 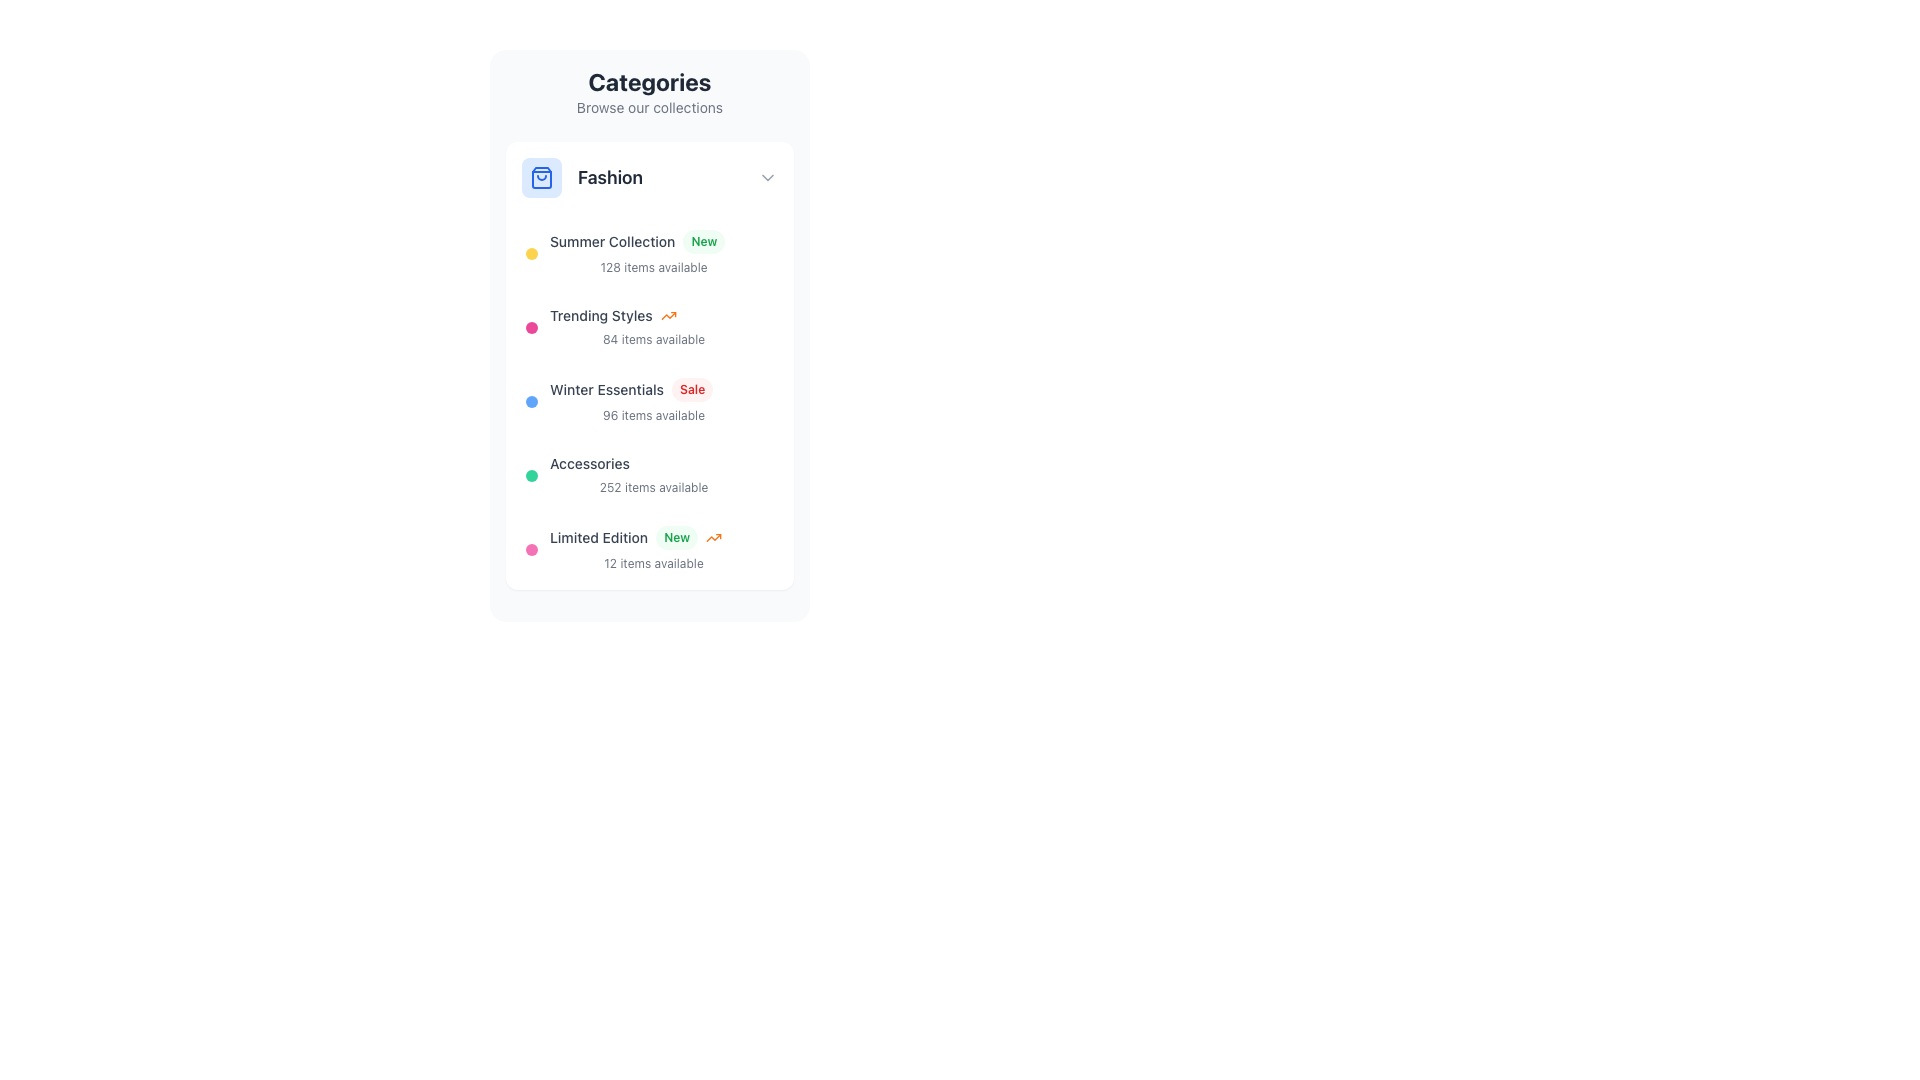 I want to click on the 'Accessories' category text block, which displays 'Accessories' in gray and '252 items available' below it, located in the fourth list item under the 'Fashion' category, so click(x=653, y=475).